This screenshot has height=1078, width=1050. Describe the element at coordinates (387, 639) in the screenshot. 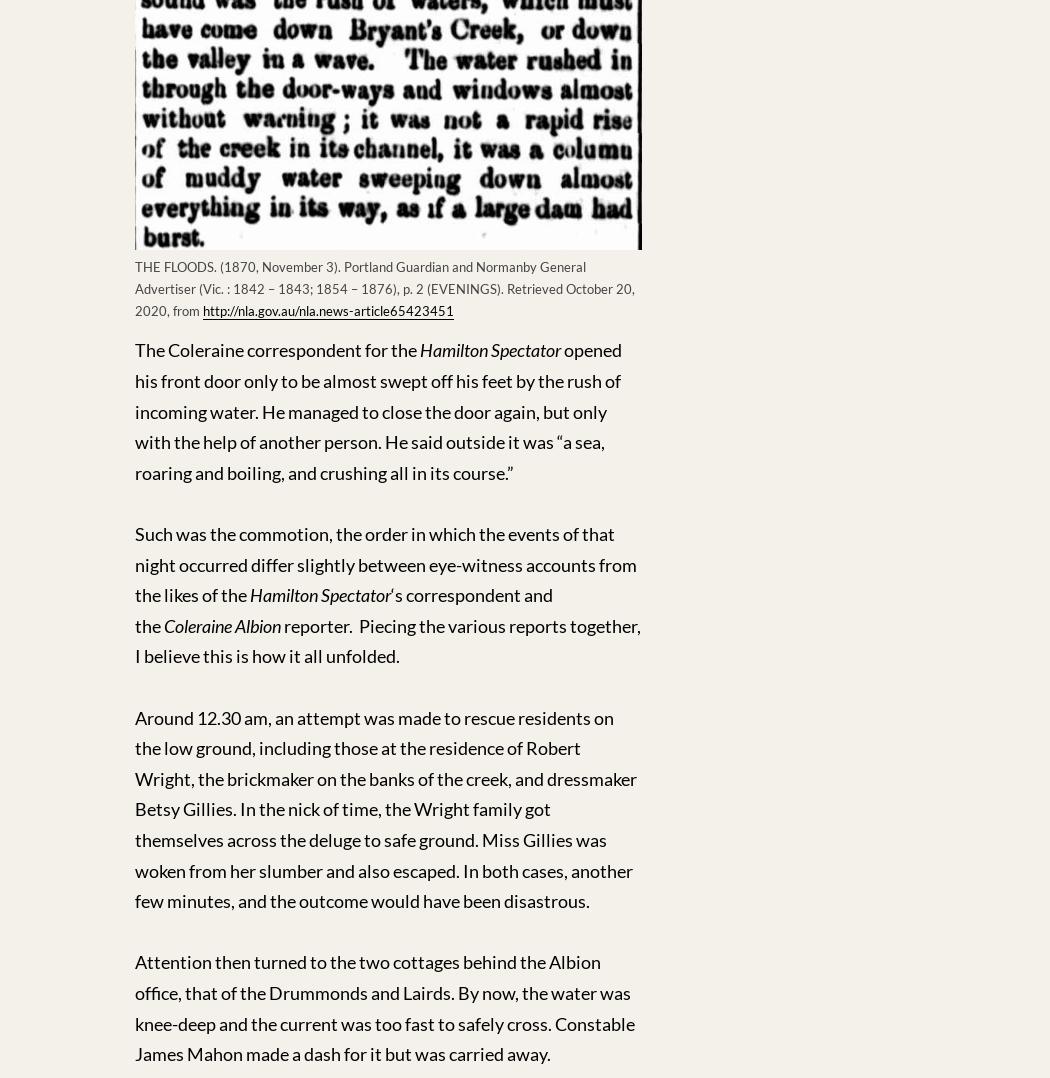

I see `'reporter.  Piecing the various reports together, I believe this is how it all unfolded.'` at that location.